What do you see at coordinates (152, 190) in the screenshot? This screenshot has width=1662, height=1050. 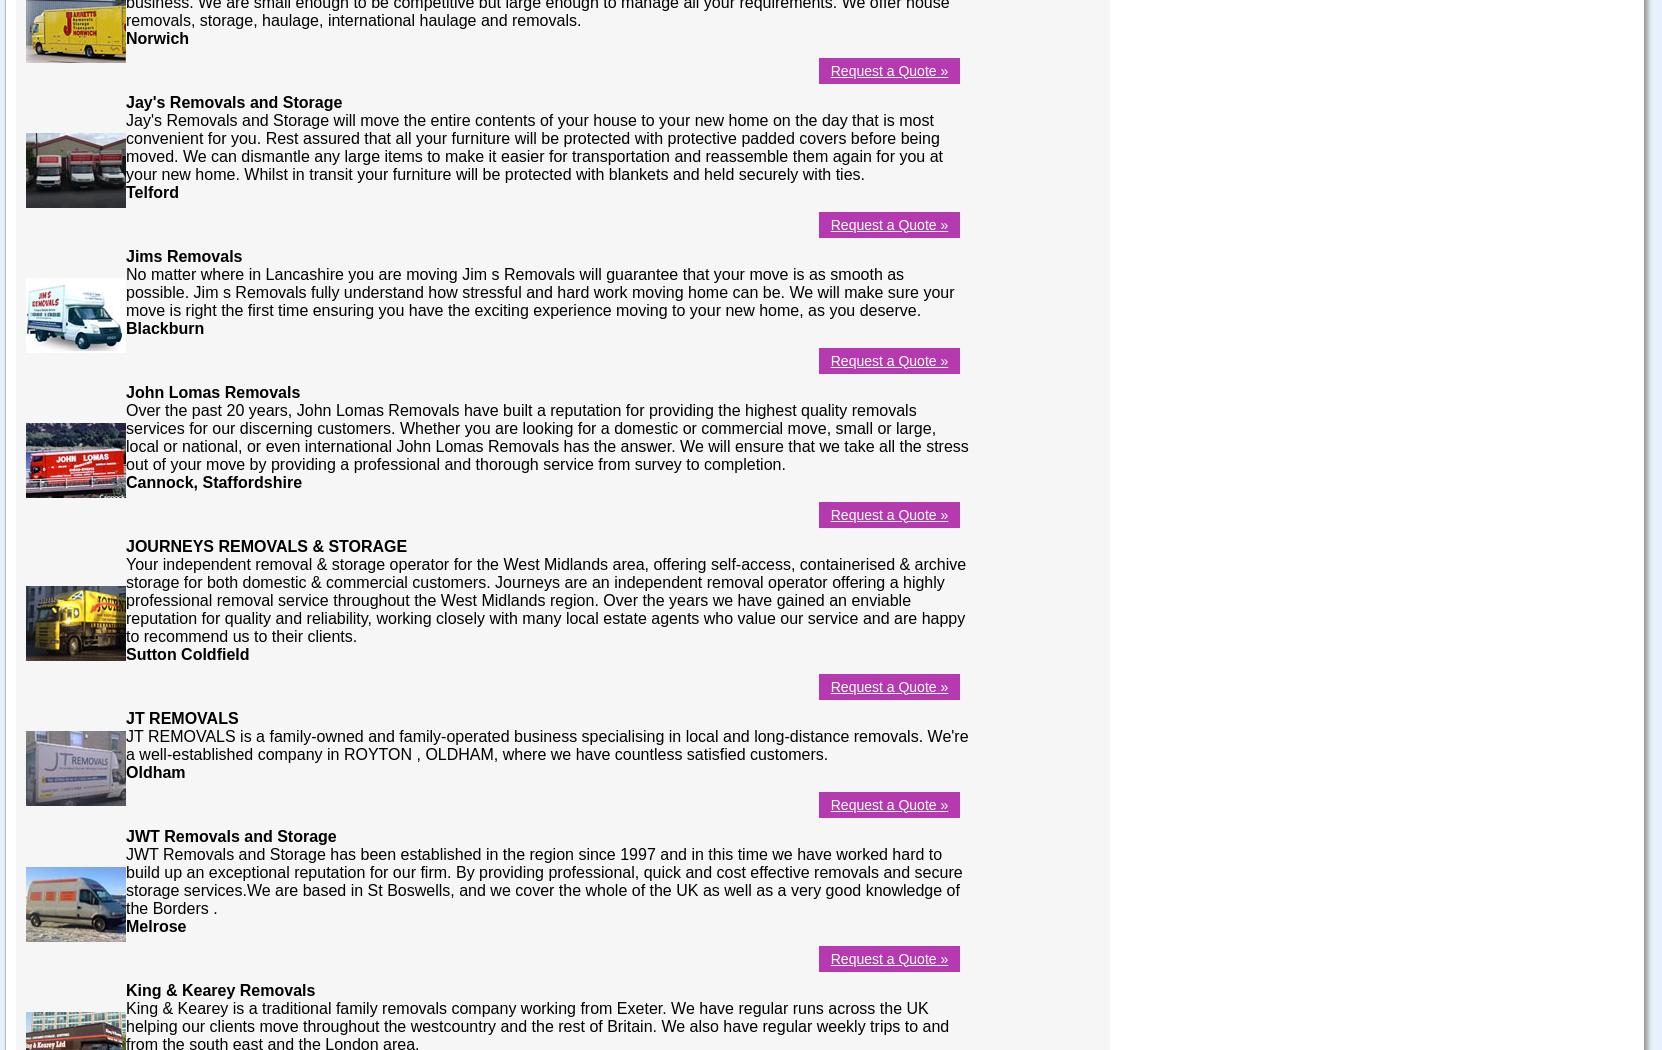 I see `'Telford'` at bounding box center [152, 190].